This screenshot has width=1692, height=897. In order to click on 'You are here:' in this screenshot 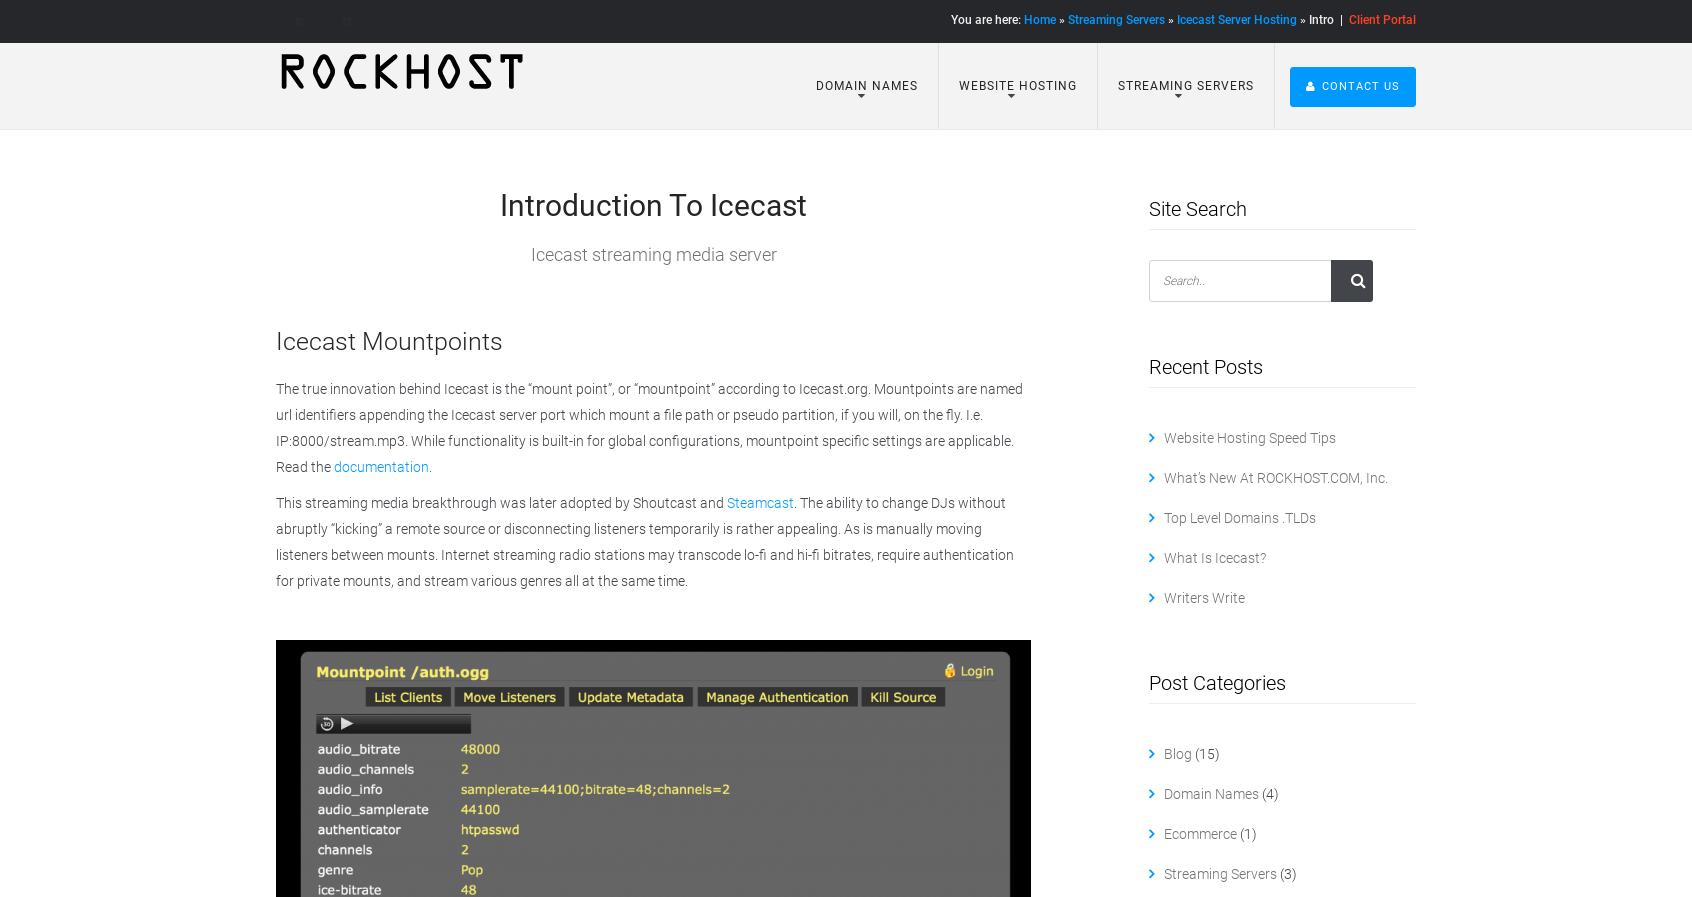, I will do `click(951, 19)`.